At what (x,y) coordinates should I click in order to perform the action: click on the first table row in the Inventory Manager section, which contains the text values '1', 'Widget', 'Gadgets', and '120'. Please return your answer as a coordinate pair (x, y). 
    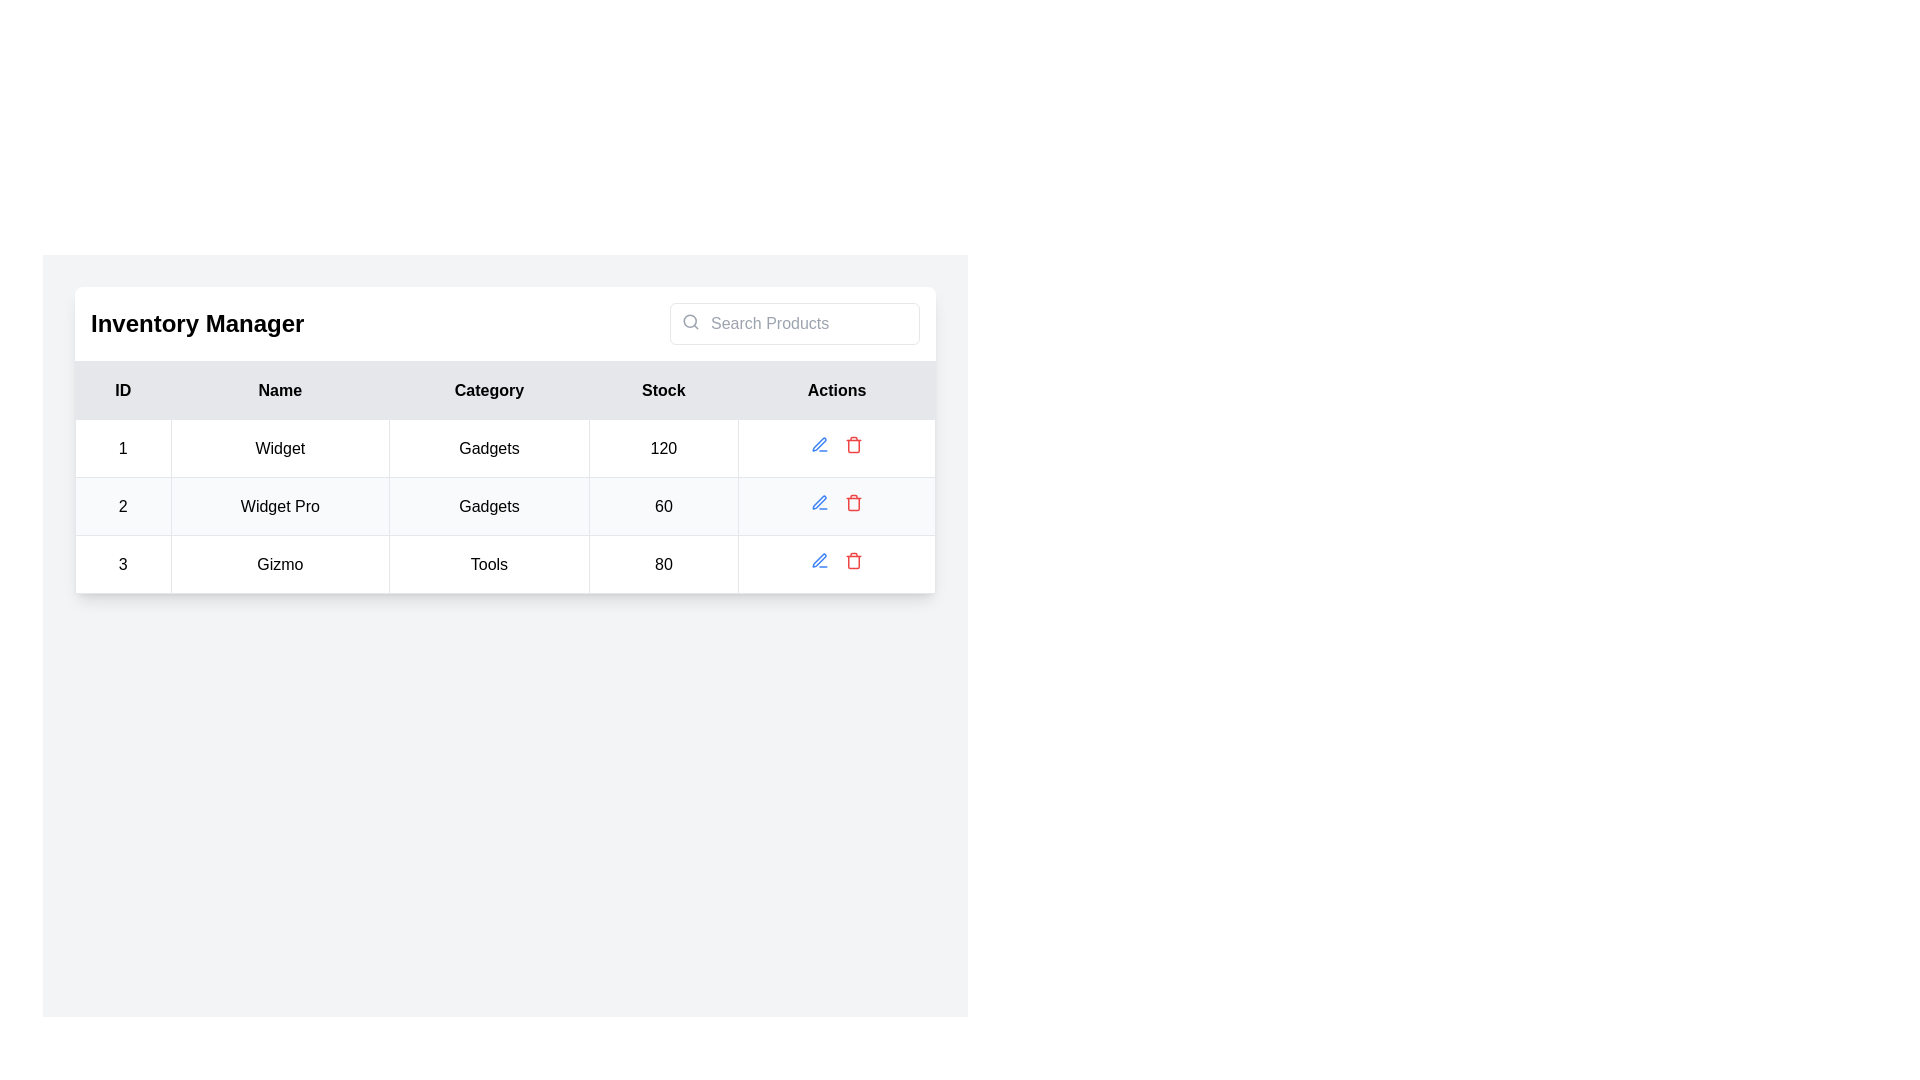
    Looking at the image, I should click on (505, 447).